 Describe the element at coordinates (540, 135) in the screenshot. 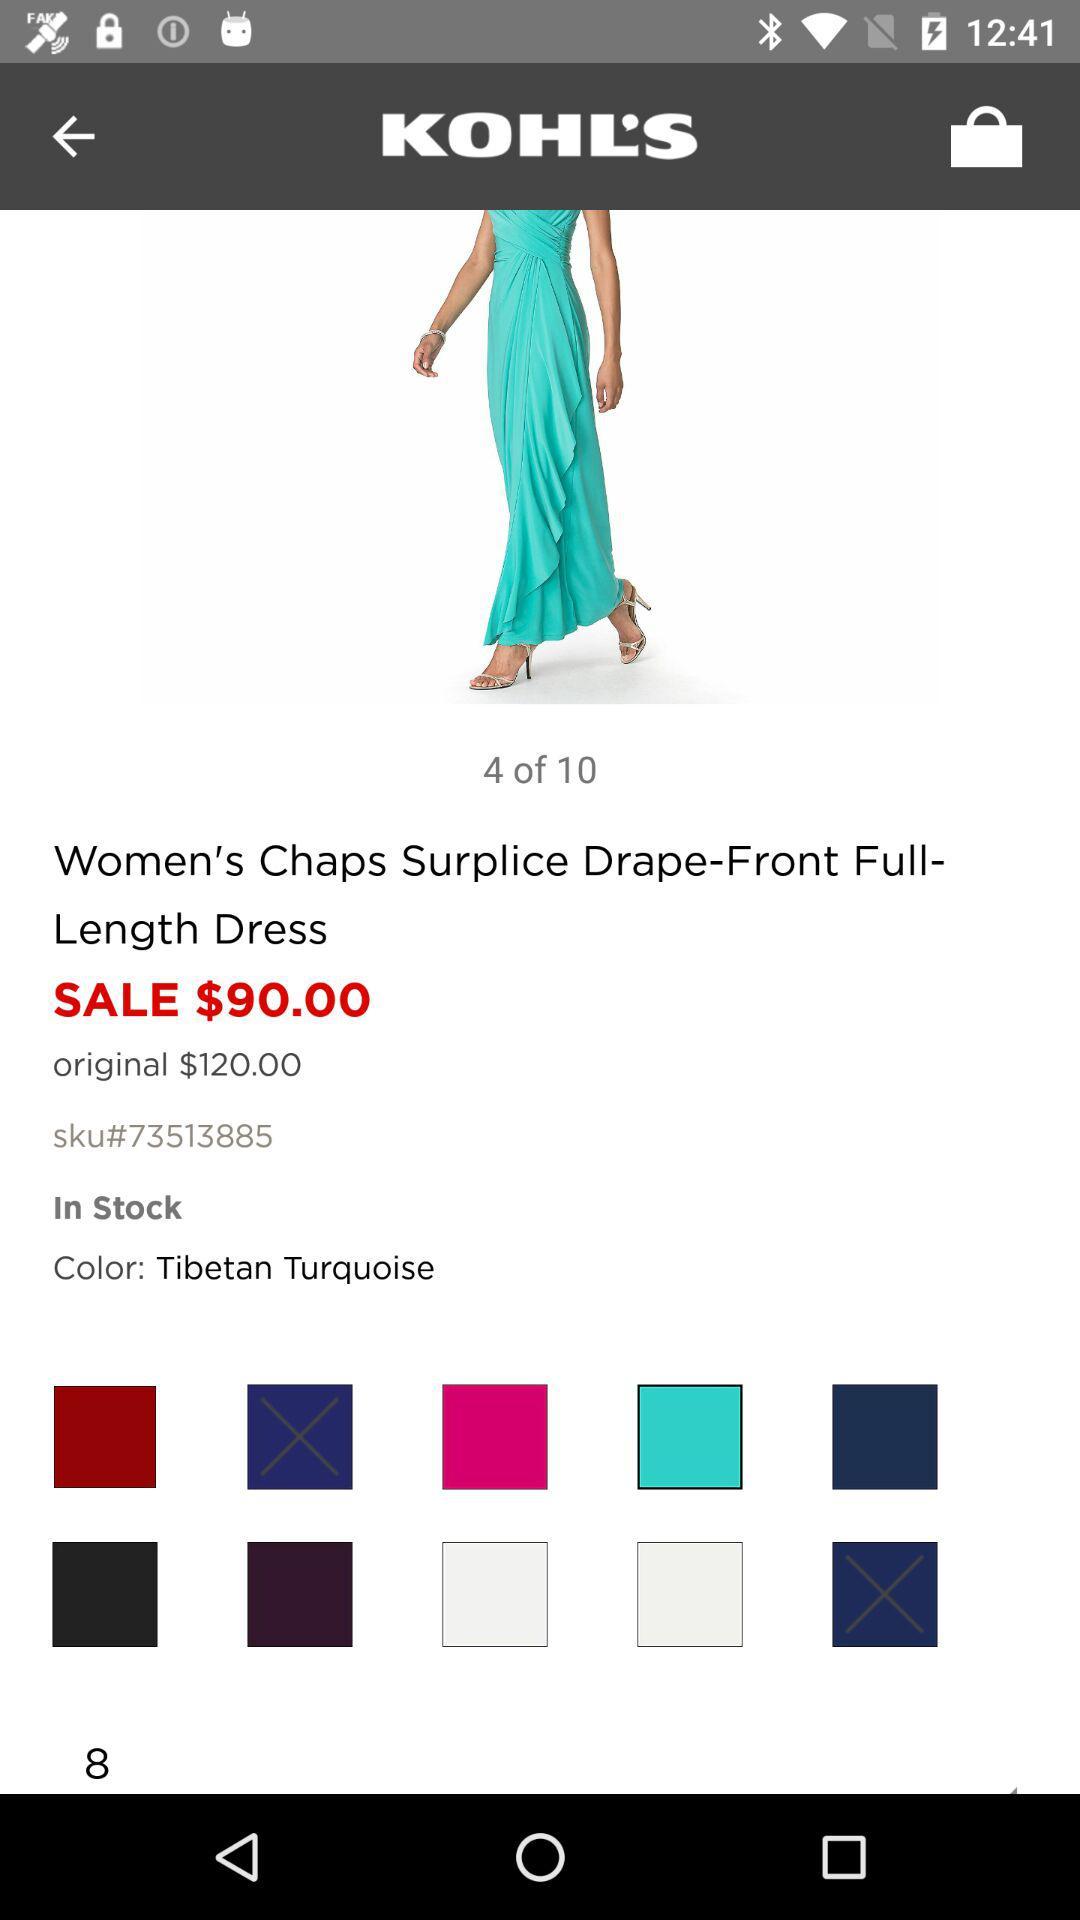

I see `go home` at that location.